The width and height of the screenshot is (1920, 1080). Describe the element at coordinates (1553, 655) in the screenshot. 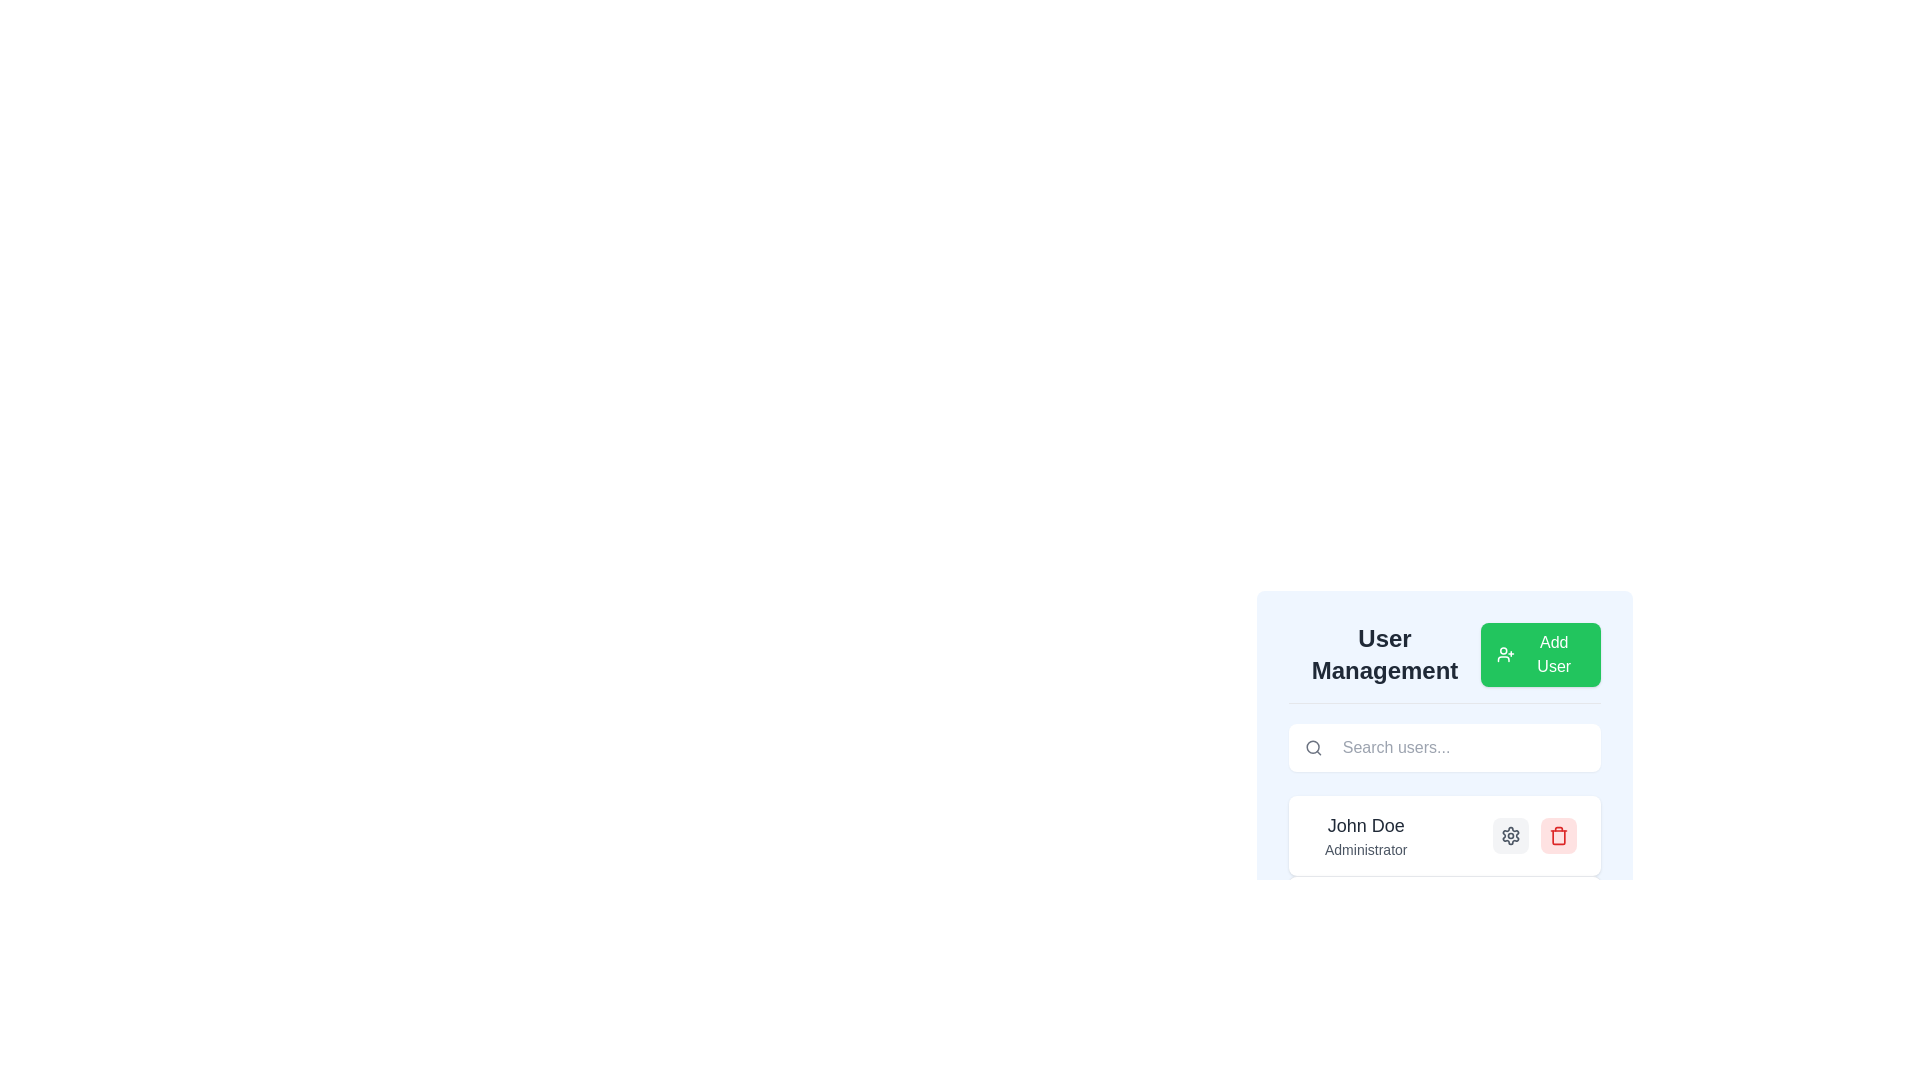

I see `label 'Add User' displayed in white on the green button located in the top-right area of the interface` at that location.